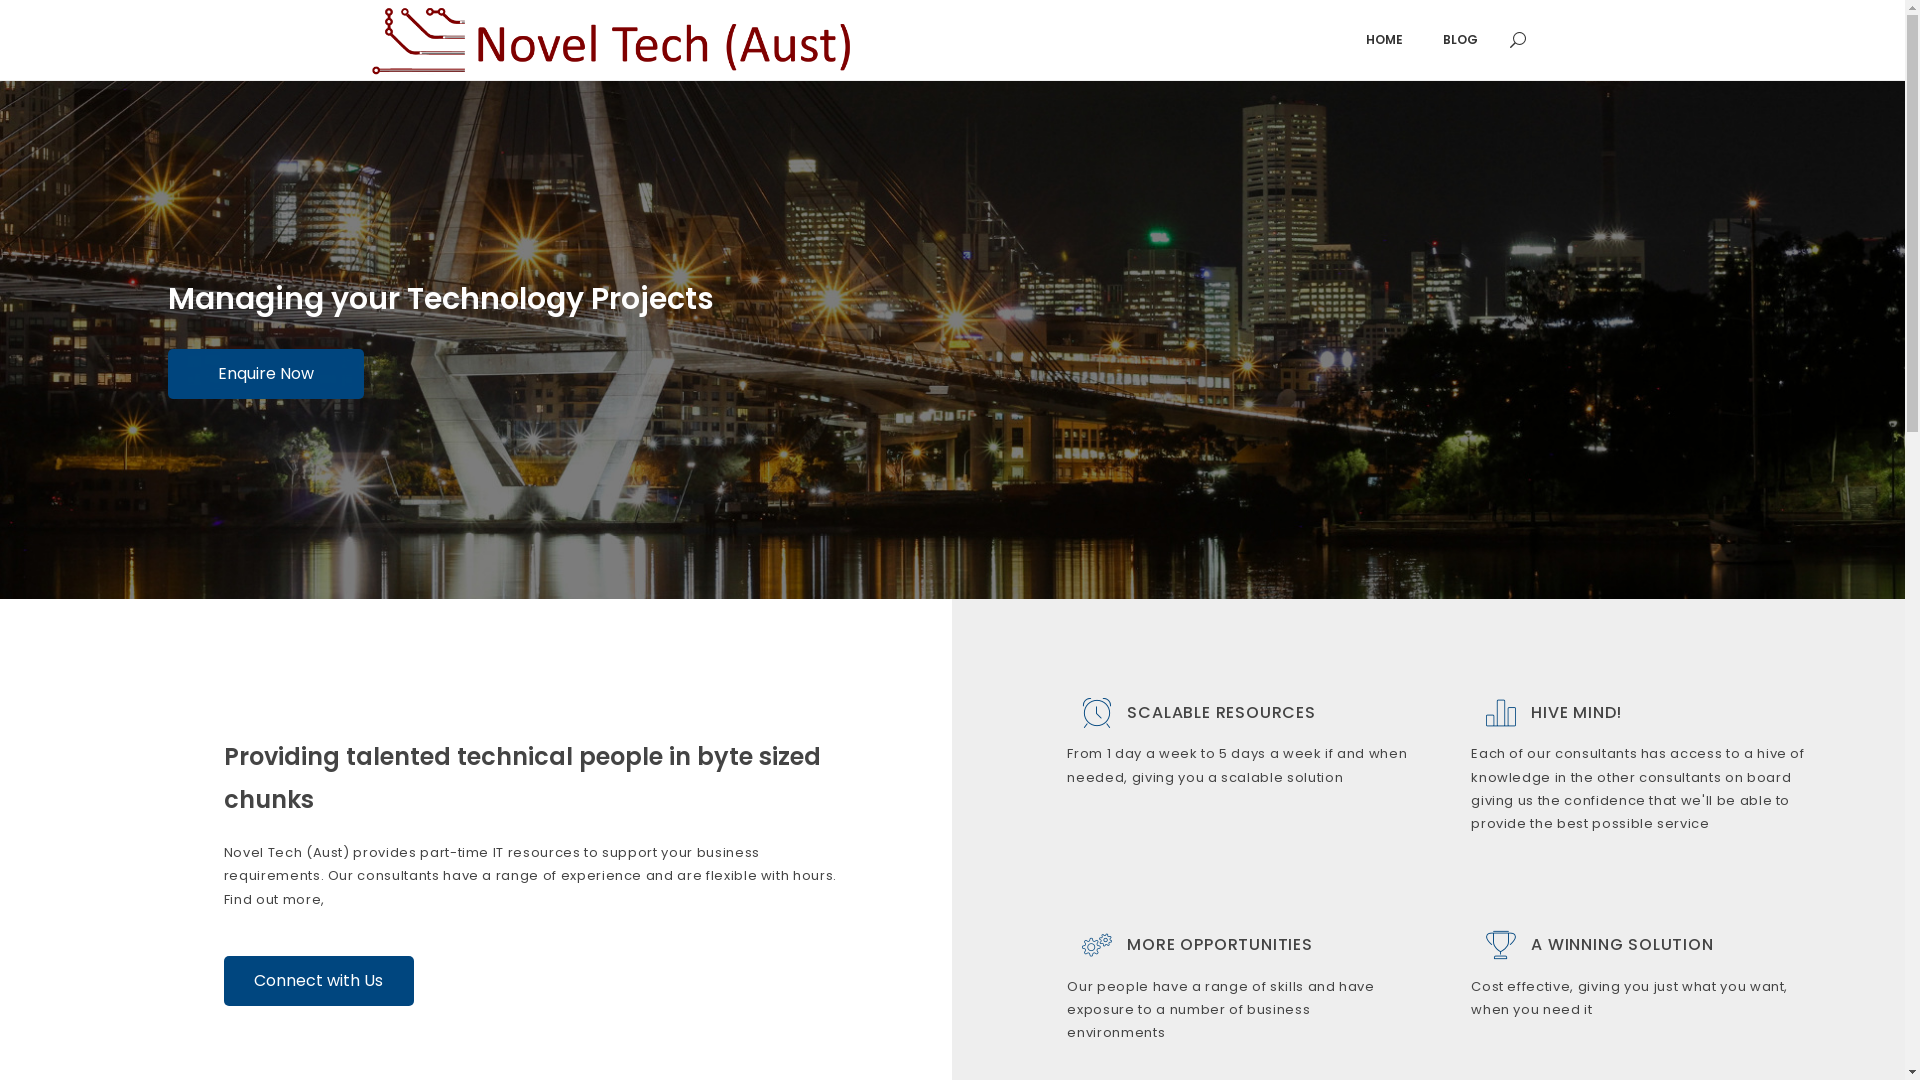 The height and width of the screenshot is (1080, 1920). I want to click on 'MORE OPPORTUNITIES', so click(1127, 944).